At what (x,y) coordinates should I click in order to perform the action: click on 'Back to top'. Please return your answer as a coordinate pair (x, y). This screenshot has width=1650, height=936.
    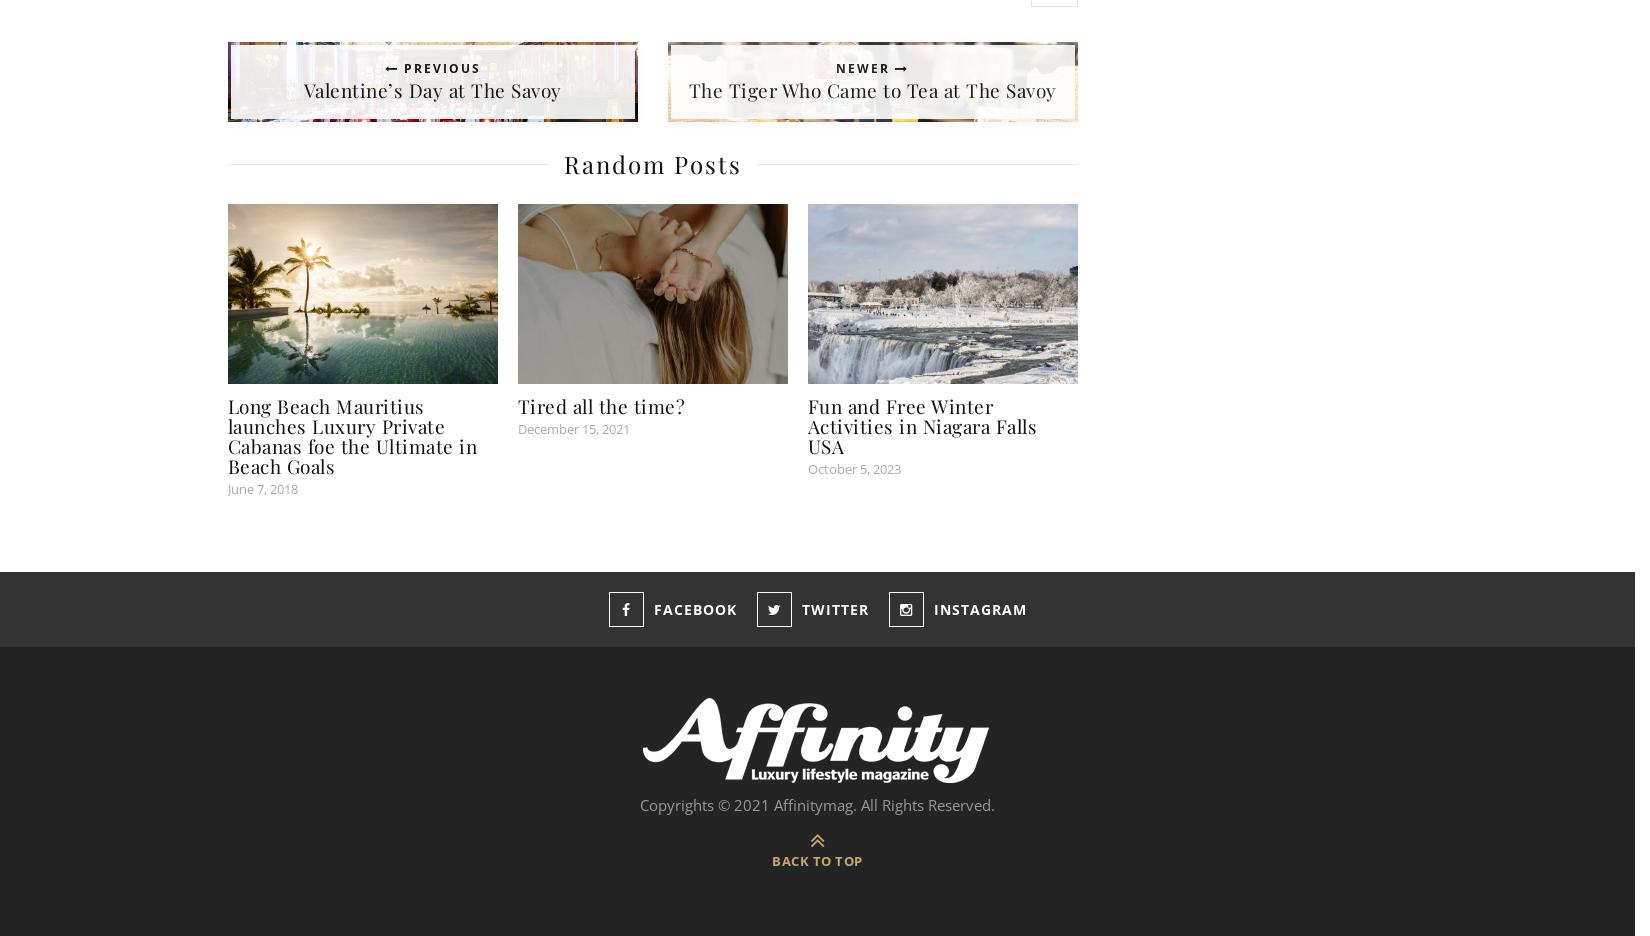
    Looking at the image, I should click on (816, 858).